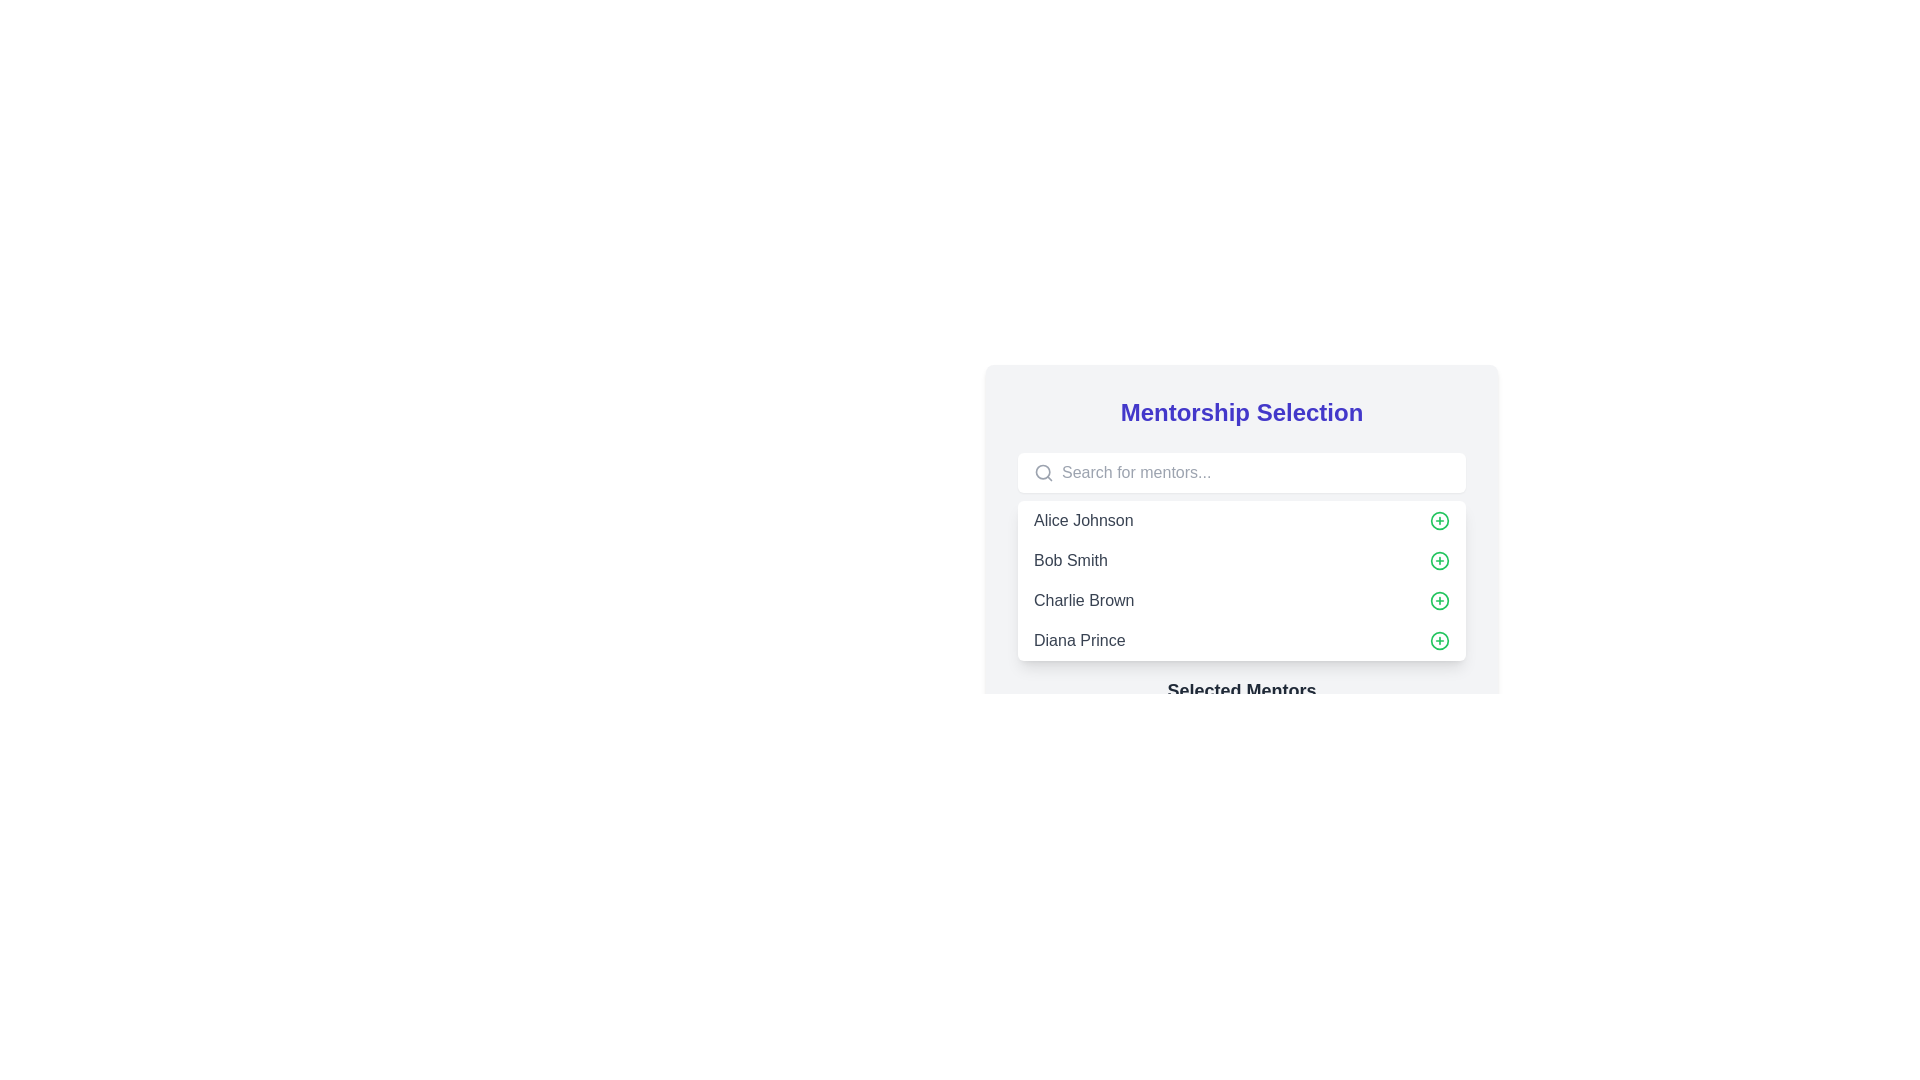  I want to click on the decorative graphical element that is part of the search icon, located to the left of the 'Search for mentors...' text box in the mentorship selection panel, so click(1042, 472).